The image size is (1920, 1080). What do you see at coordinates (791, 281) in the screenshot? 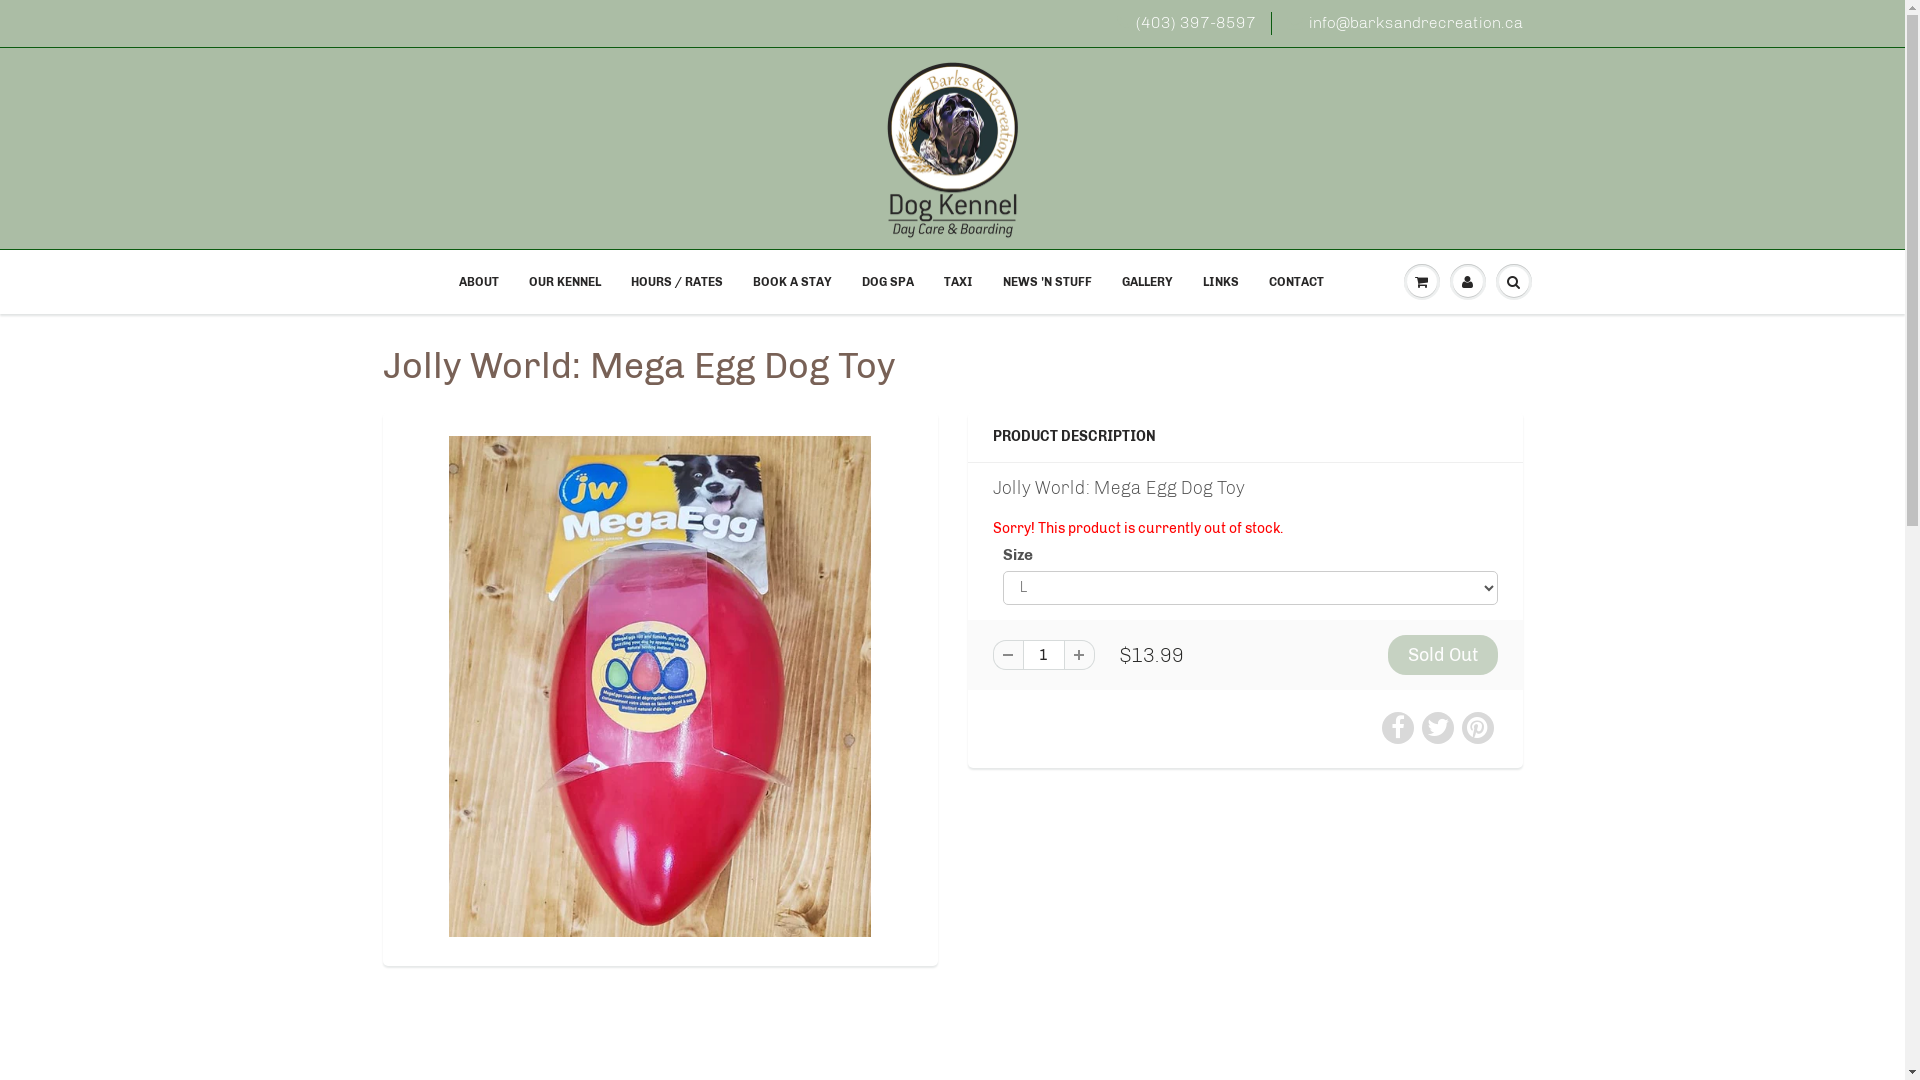
I see `'BOOK A STAY'` at bounding box center [791, 281].